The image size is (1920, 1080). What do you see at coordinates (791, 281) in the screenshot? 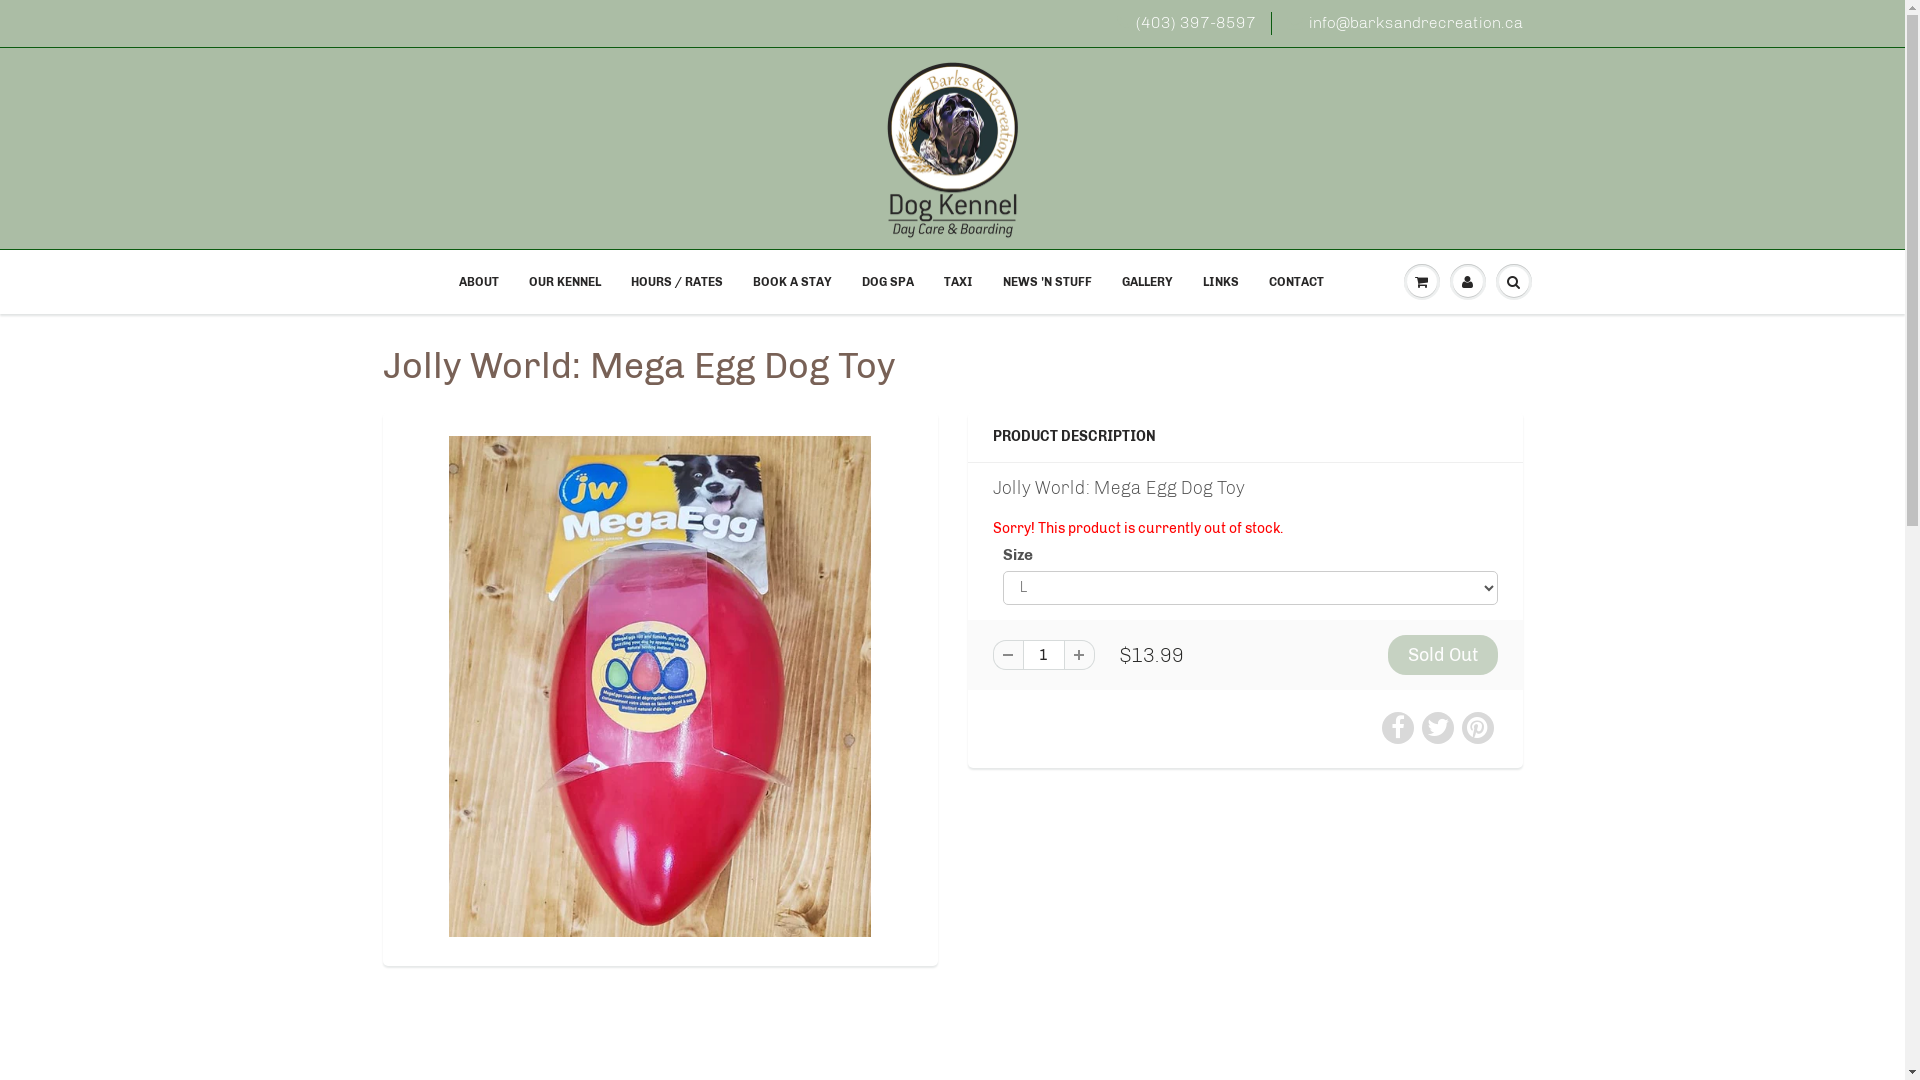
I see `'BOOK A STAY'` at bounding box center [791, 281].